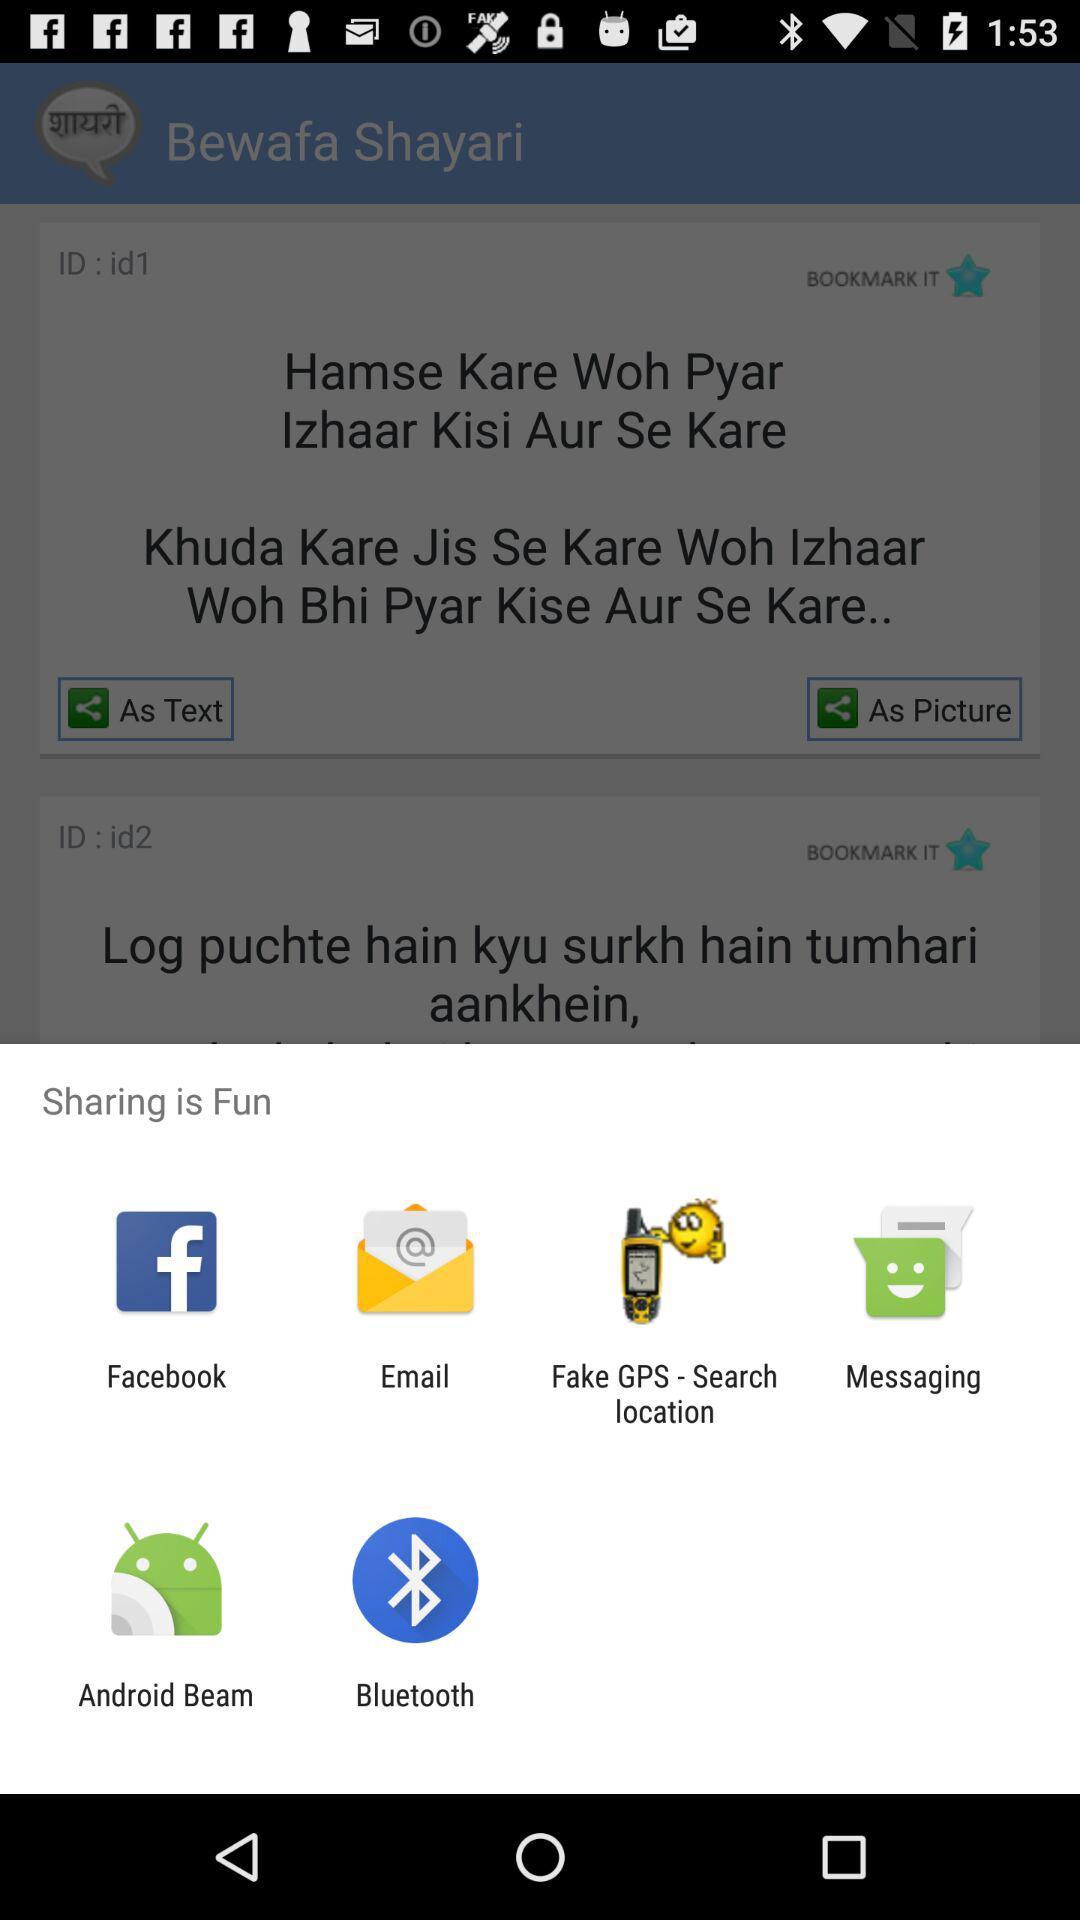 This screenshot has height=1920, width=1080. What do you see at coordinates (165, 1711) in the screenshot?
I see `icon next to bluetooth` at bounding box center [165, 1711].